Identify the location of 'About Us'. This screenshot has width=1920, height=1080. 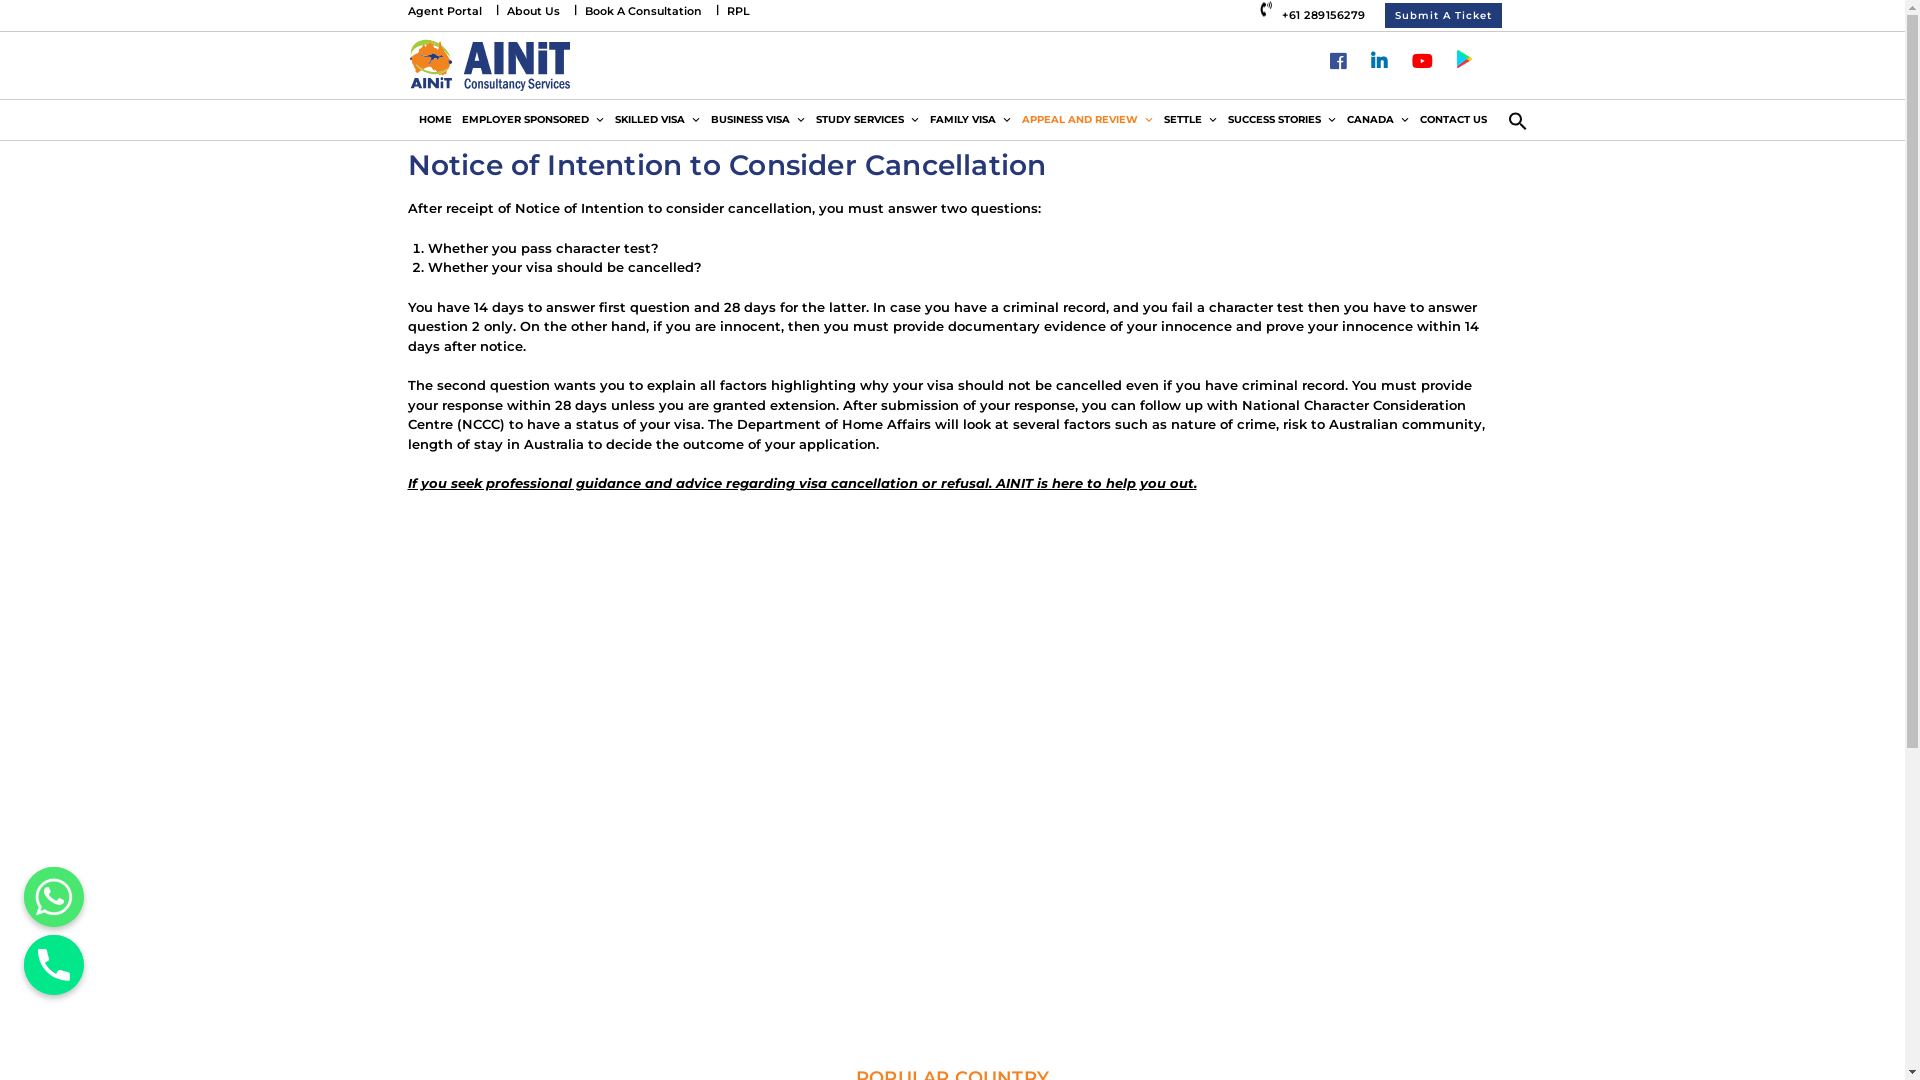
(532, 11).